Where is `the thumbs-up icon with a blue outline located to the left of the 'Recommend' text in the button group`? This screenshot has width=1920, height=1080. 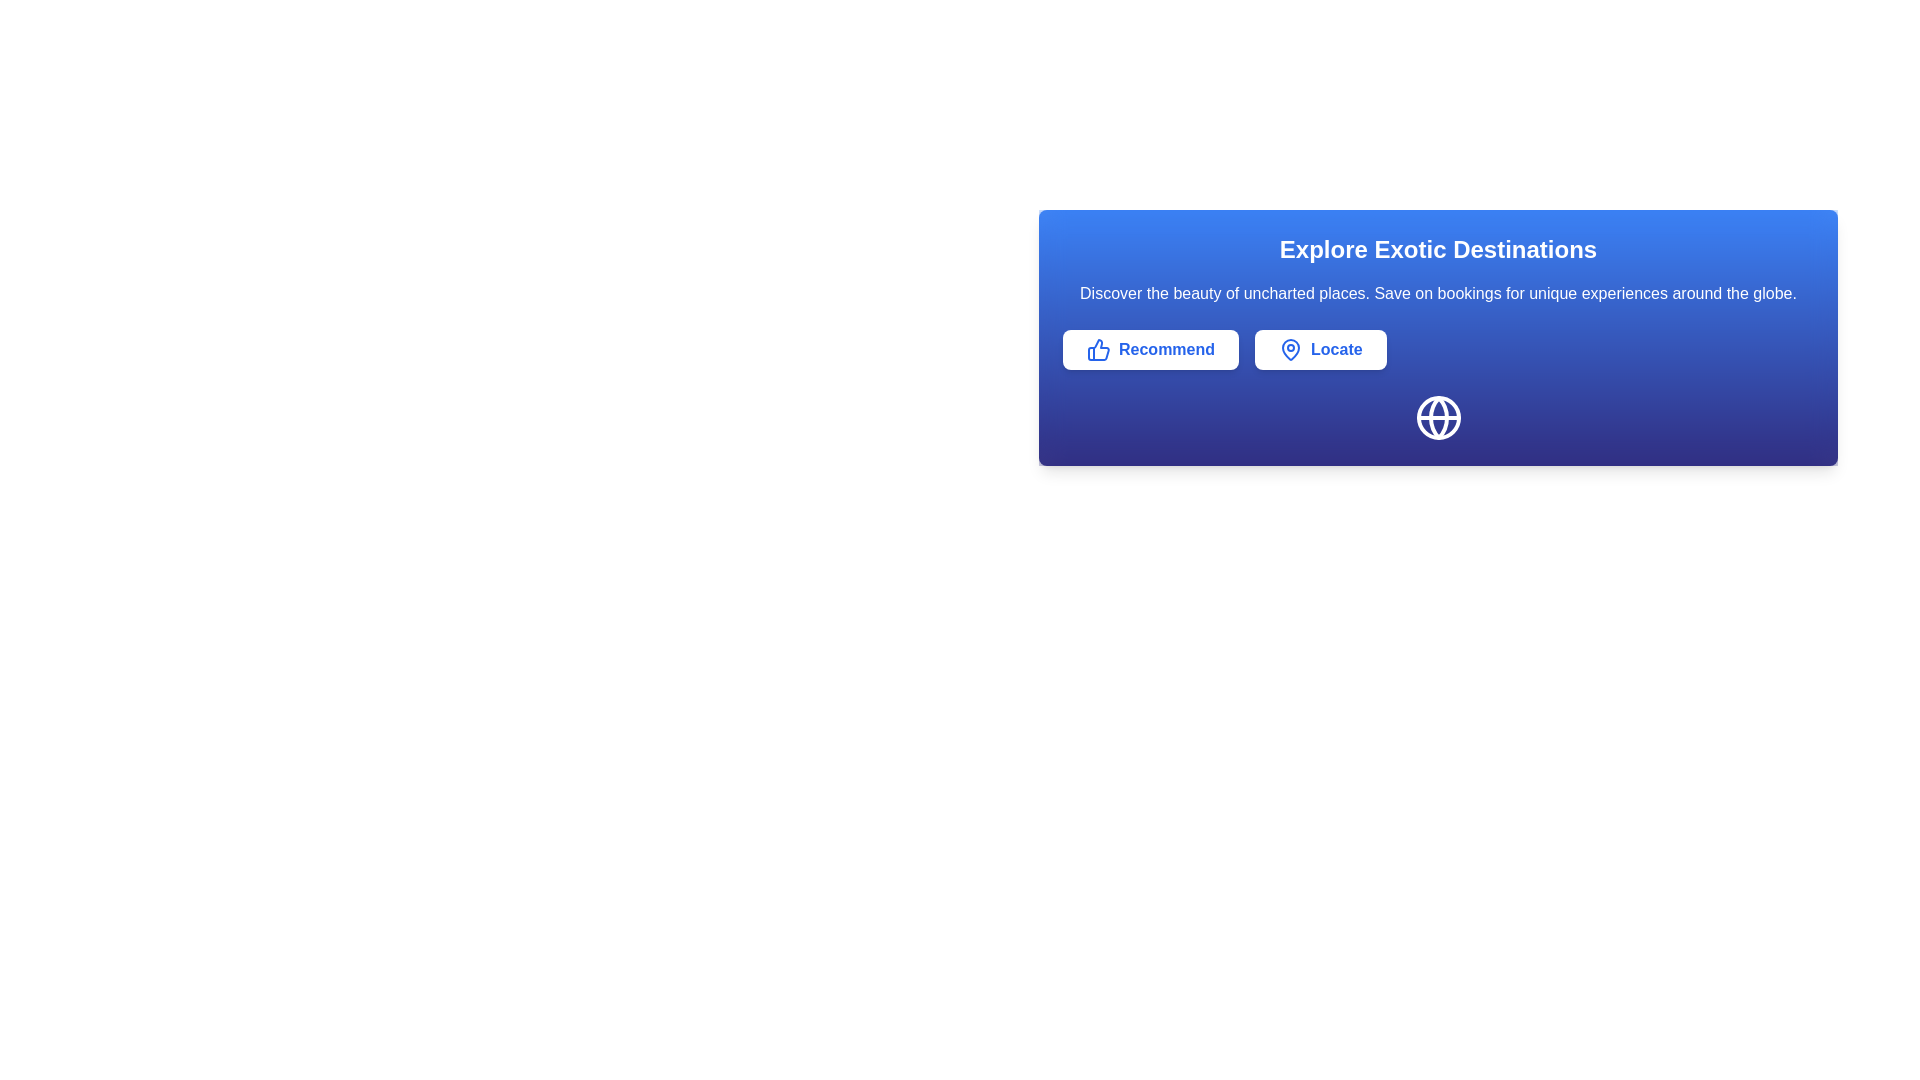 the thumbs-up icon with a blue outline located to the left of the 'Recommend' text in the button group is located at coordinates (1098, 349).